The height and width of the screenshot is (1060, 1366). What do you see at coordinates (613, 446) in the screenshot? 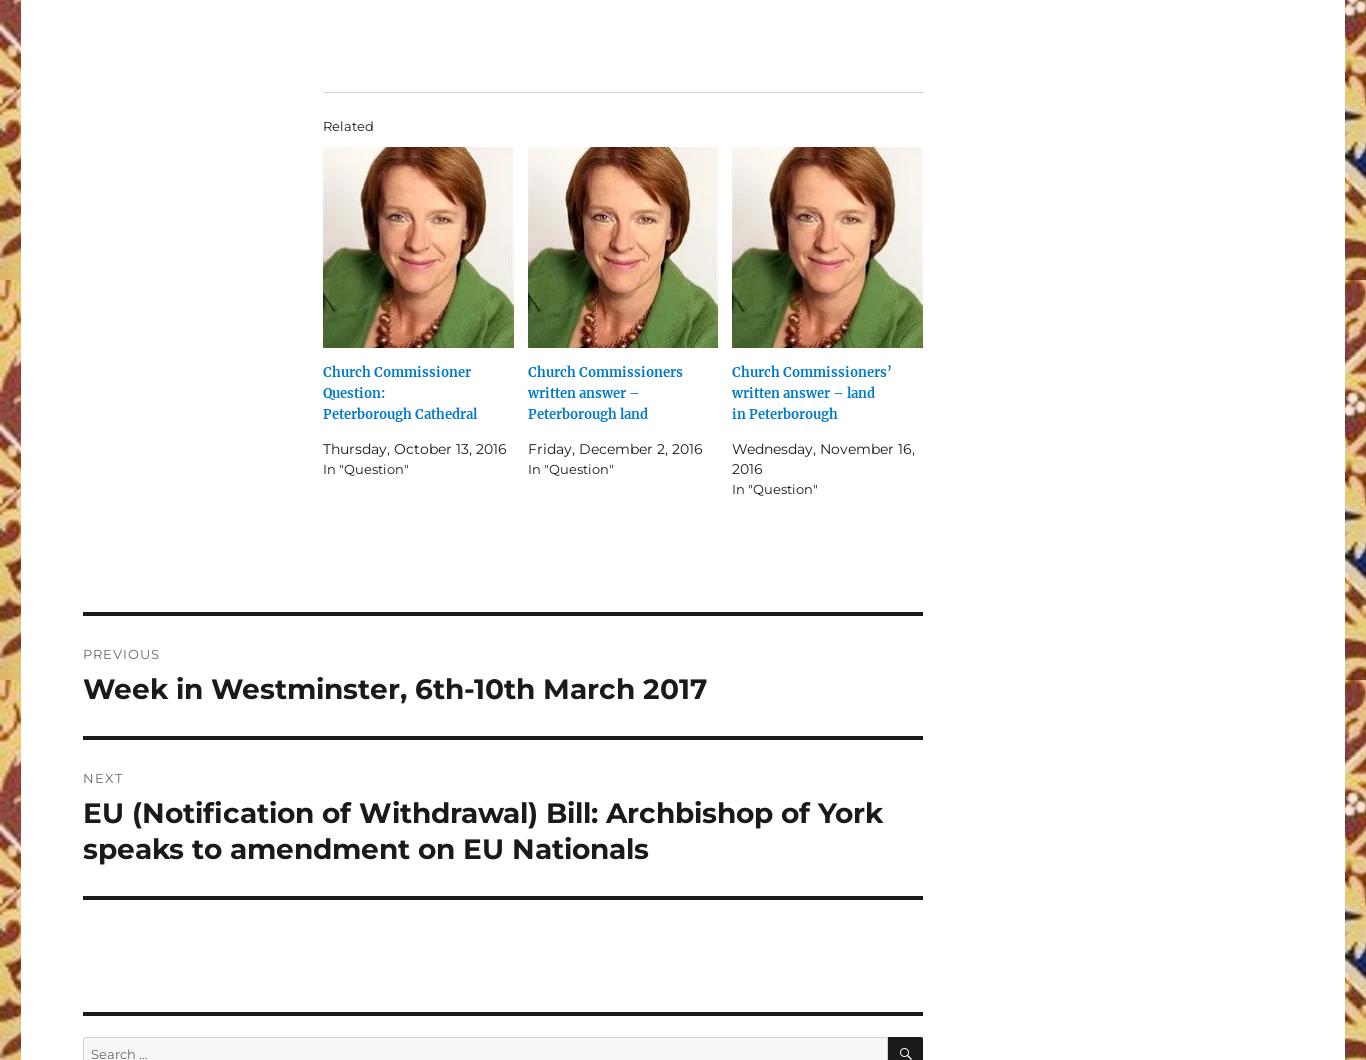
I see `'Friday, December 2, 2016'` at bounding box center [613, 446].